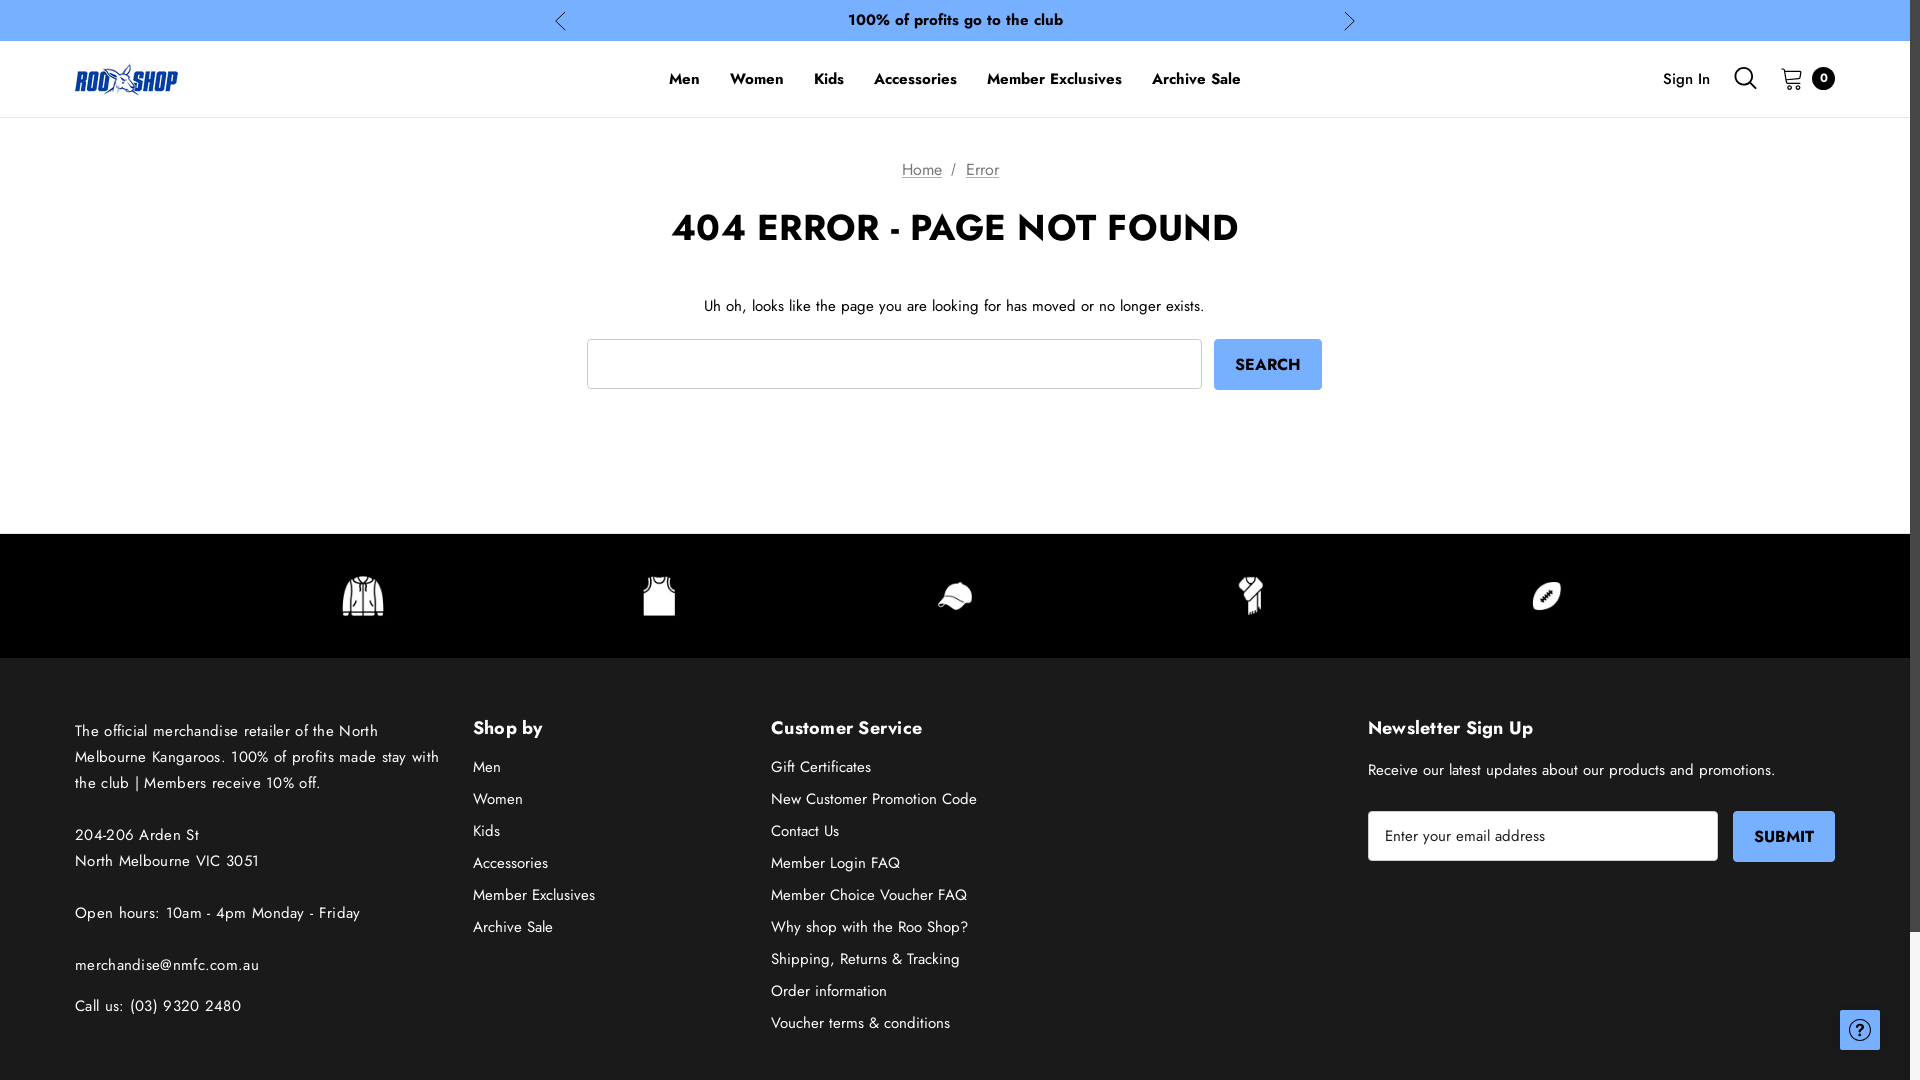 Image resolution: width=1920 pixels, height=1080 pixels. I want to click on 'Error', so click(982, 168).